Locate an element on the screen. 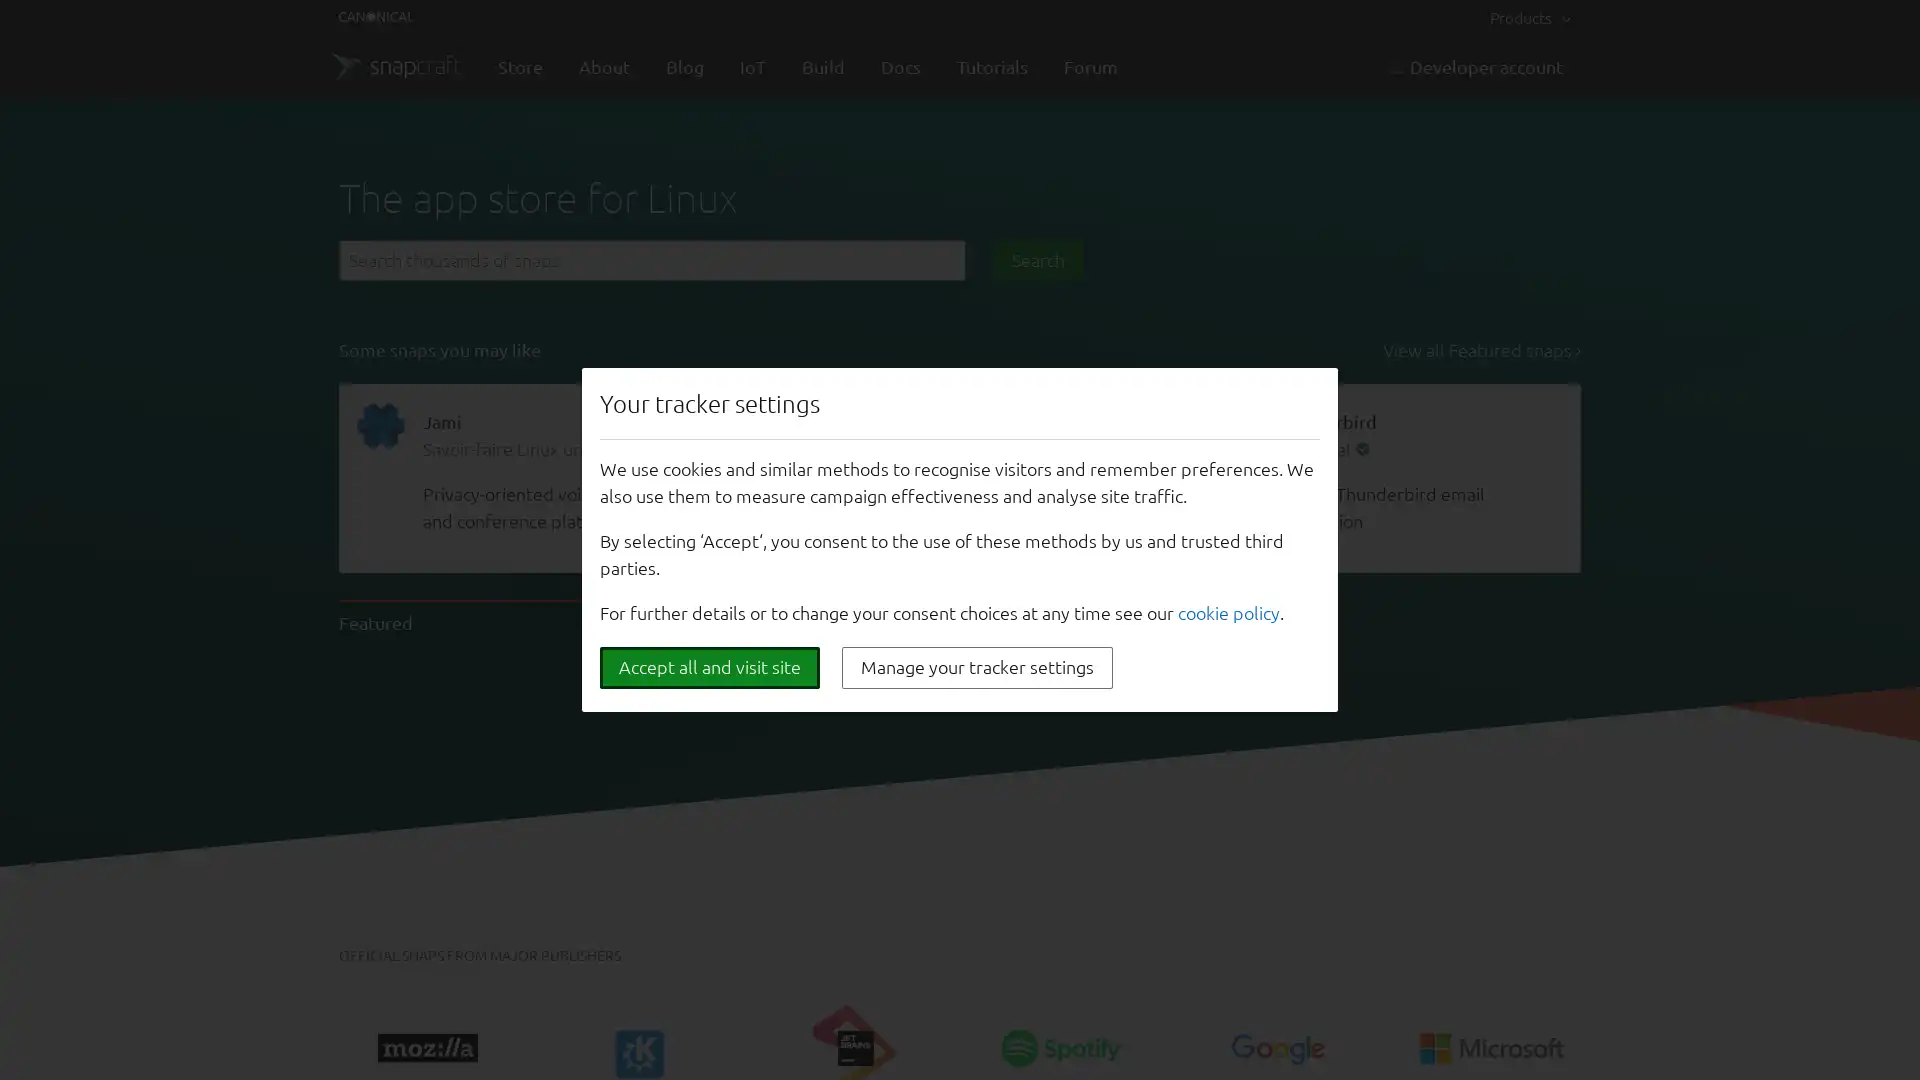 The height and width of the screenshot is (1080, 1920). Manage your tracker settings is located at coordinates (977, 667).